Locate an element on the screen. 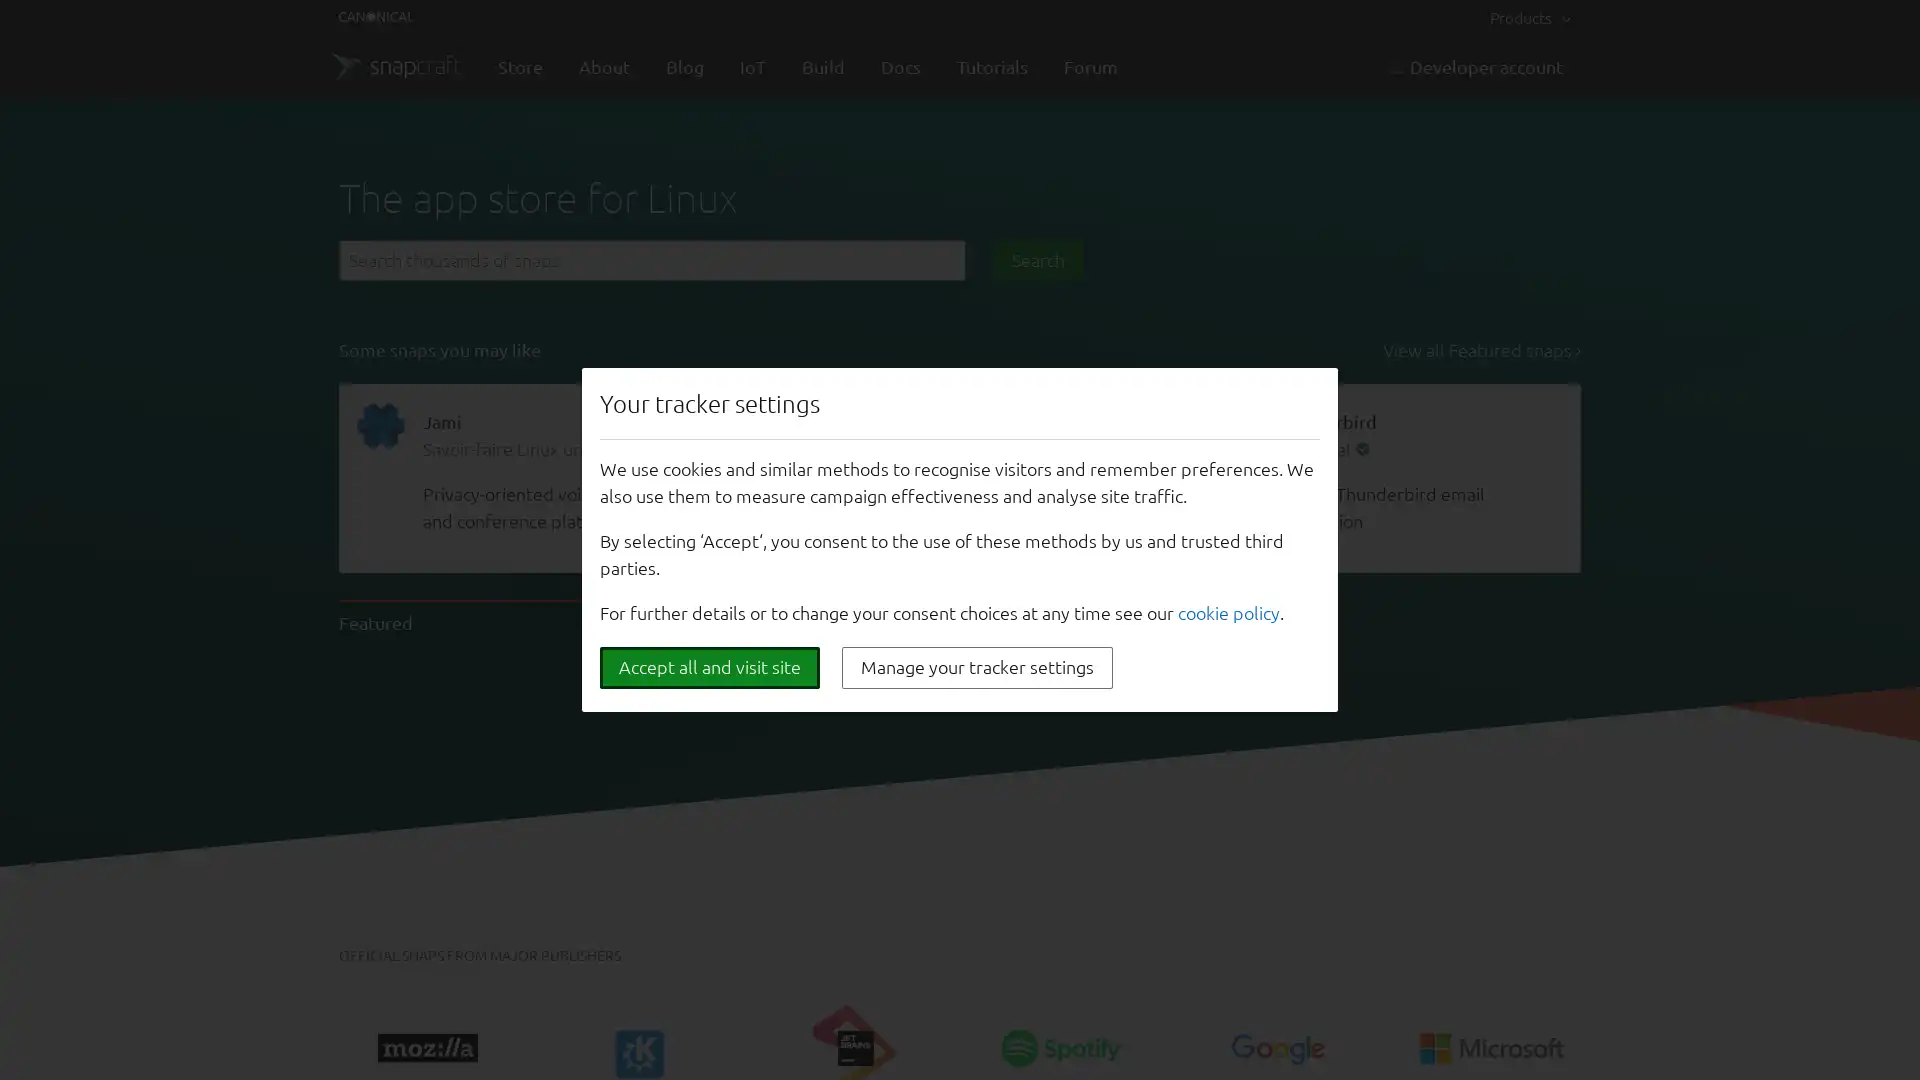 The height and width of the screenshot is (1080, 1920). Manage your tracker settings is located at coordinates (977, 667).